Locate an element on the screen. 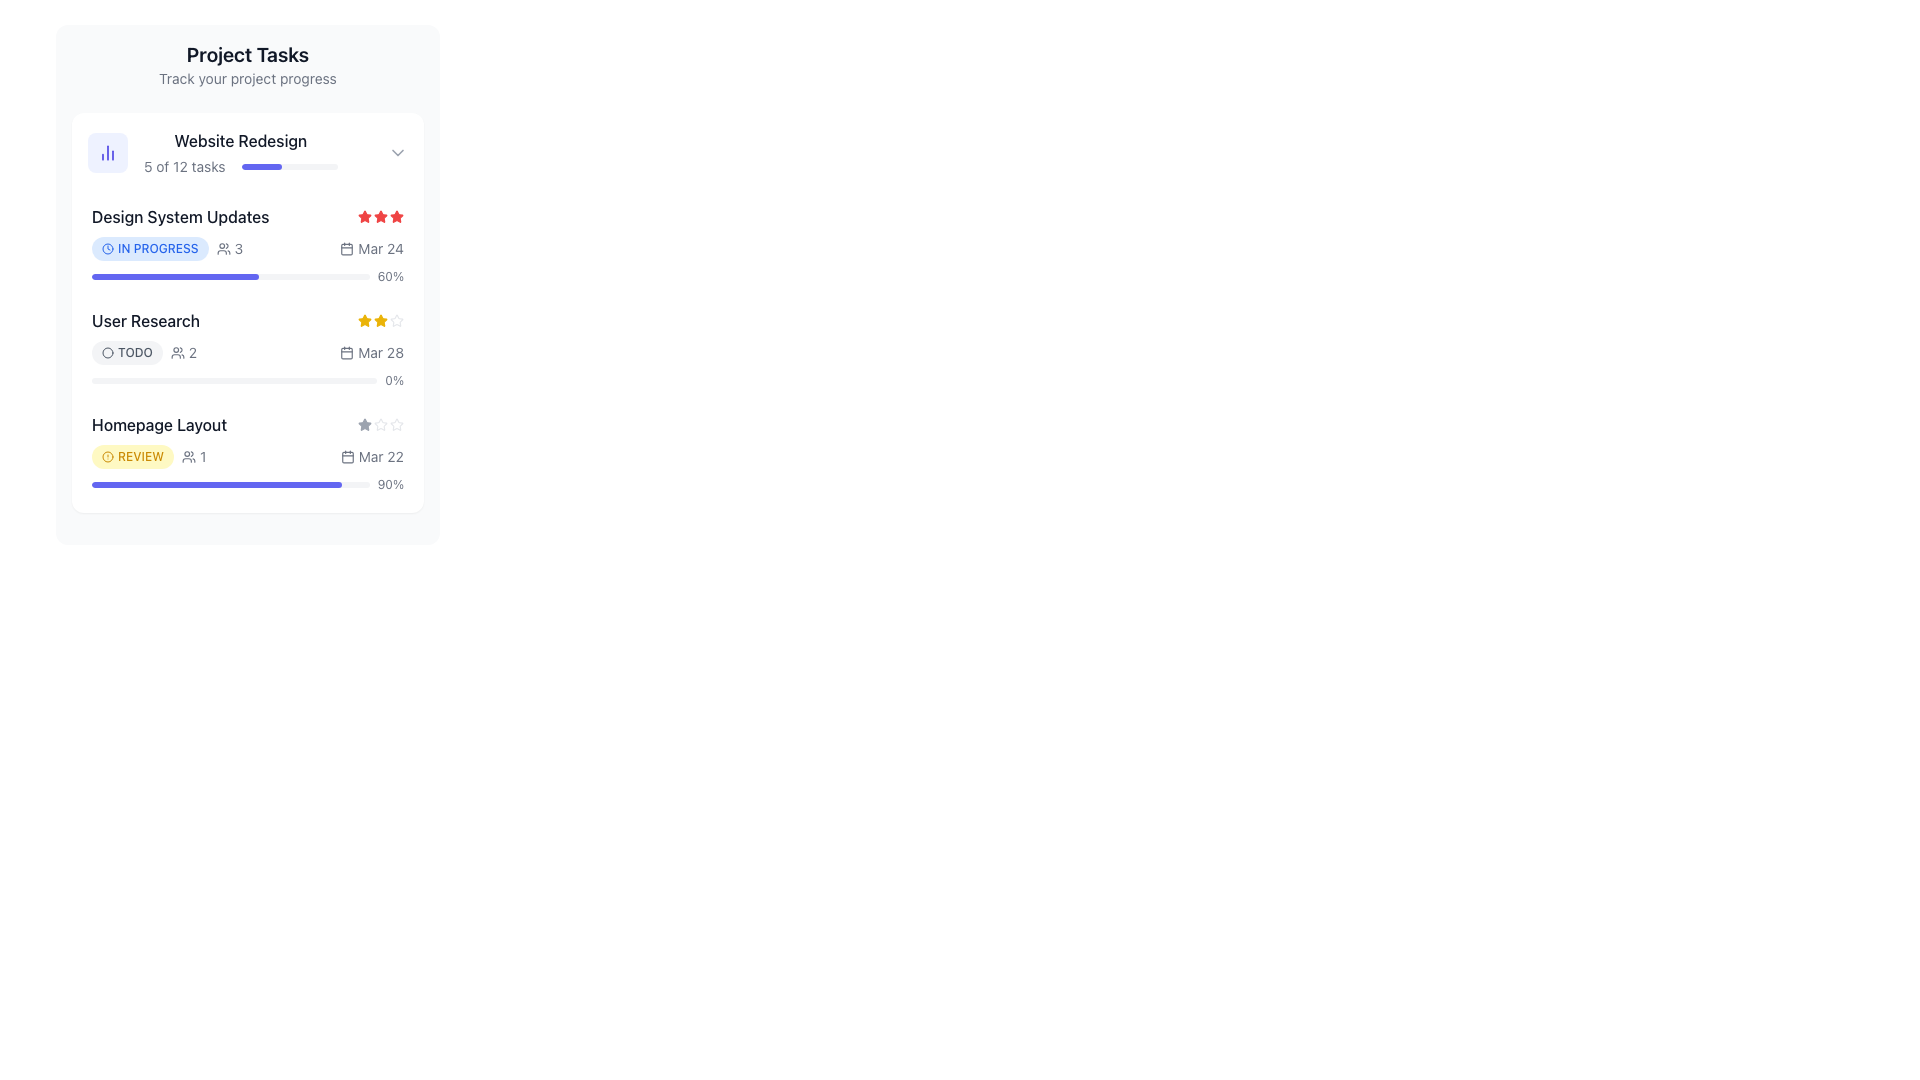  the minimalistic chart icon with three vertical bars located in the 'Website Redesign' section of the 'Project Tasks' card, which appears before the text 'Website Redesign' is located at coordinates (107, 152).